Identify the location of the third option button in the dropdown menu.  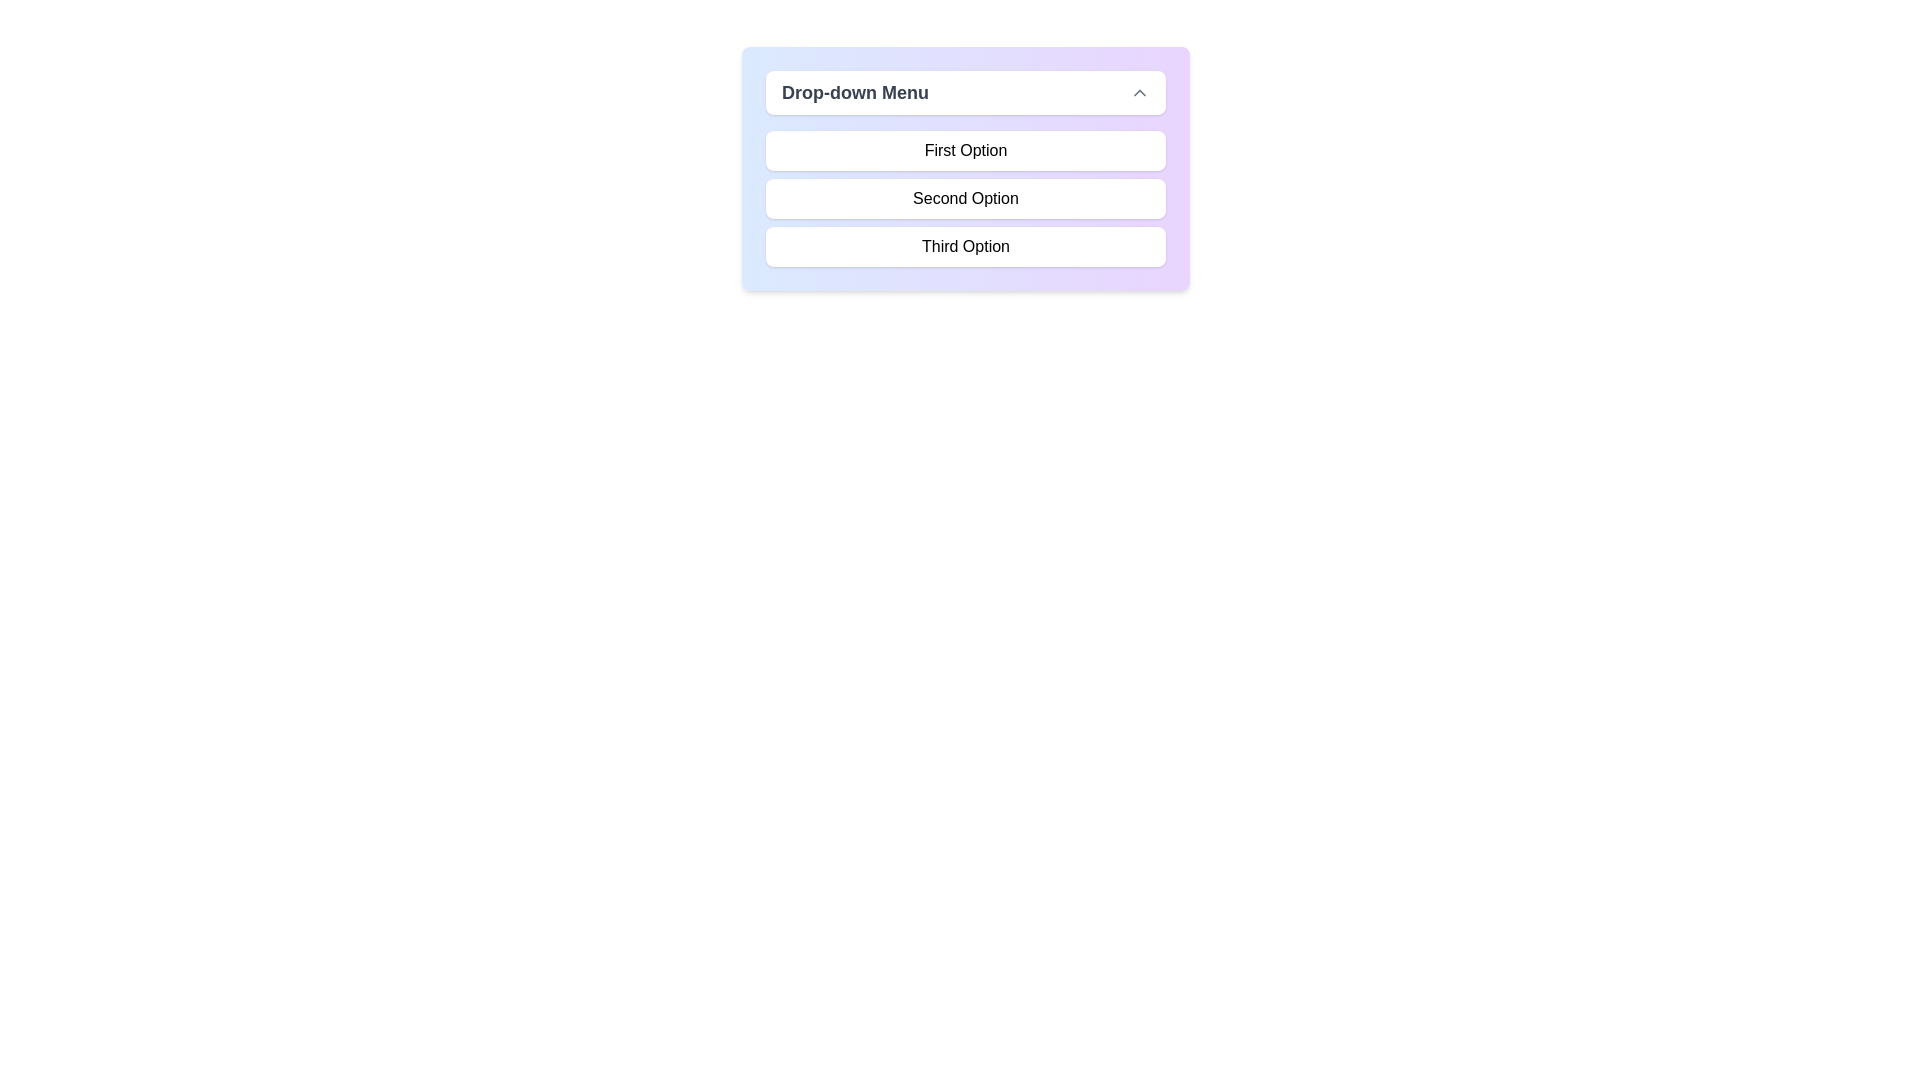
(965, 245).